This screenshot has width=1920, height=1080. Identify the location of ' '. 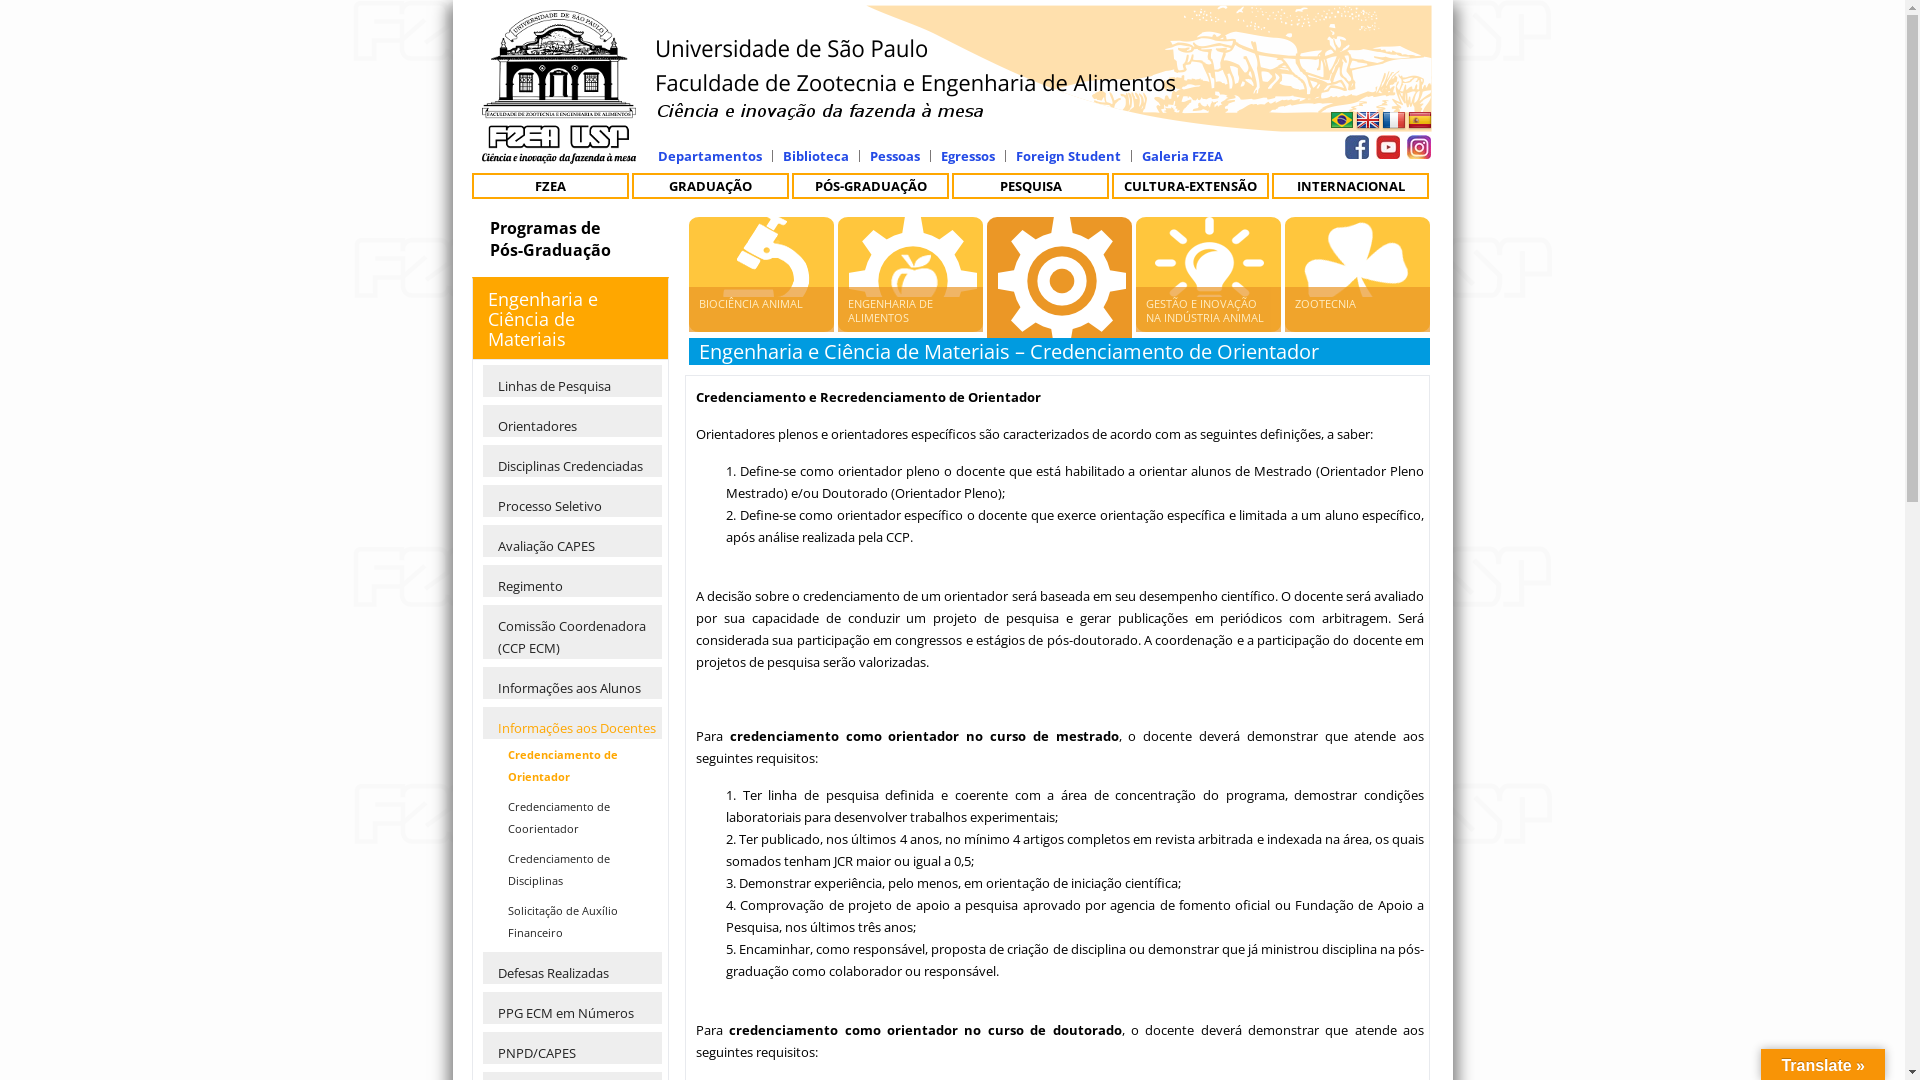
(1384, 142).